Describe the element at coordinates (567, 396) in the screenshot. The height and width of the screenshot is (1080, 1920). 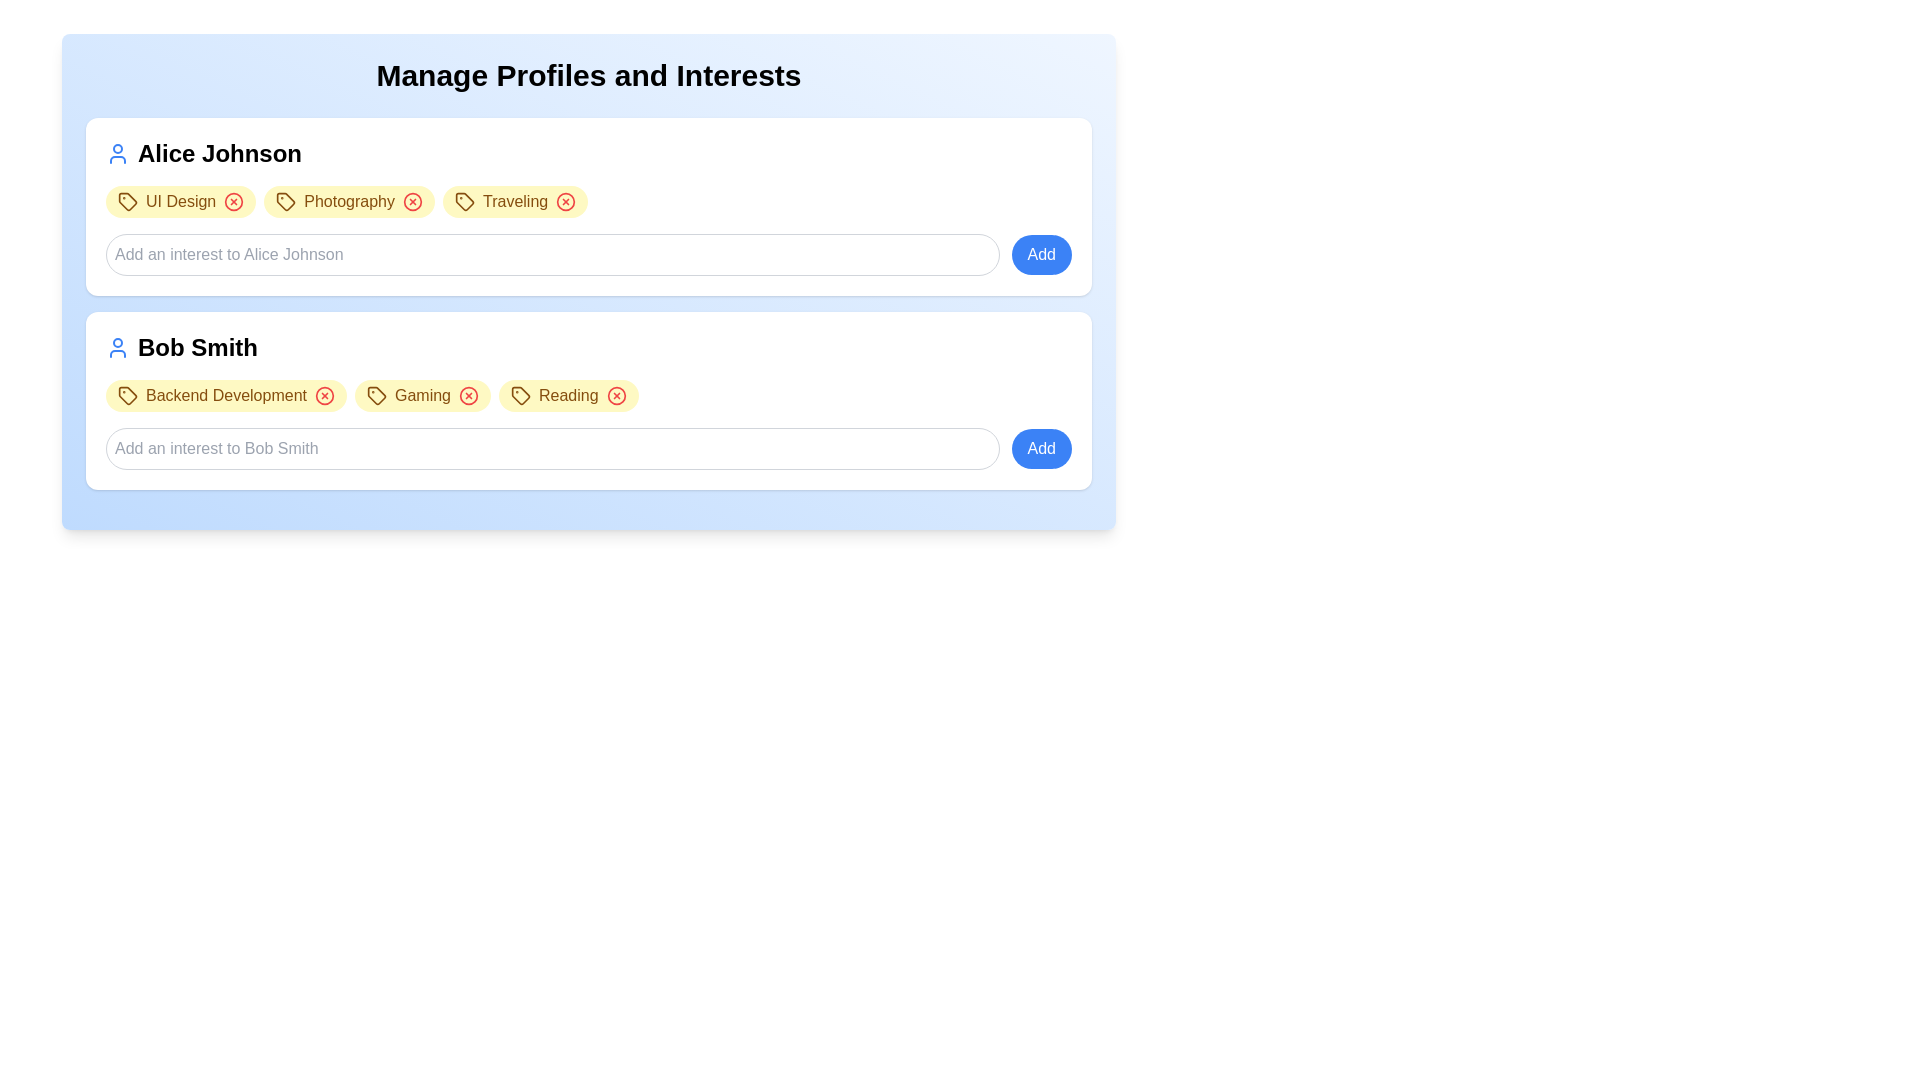
I see `the red 'X' icon on the 'Reading' interest tag` at that location.